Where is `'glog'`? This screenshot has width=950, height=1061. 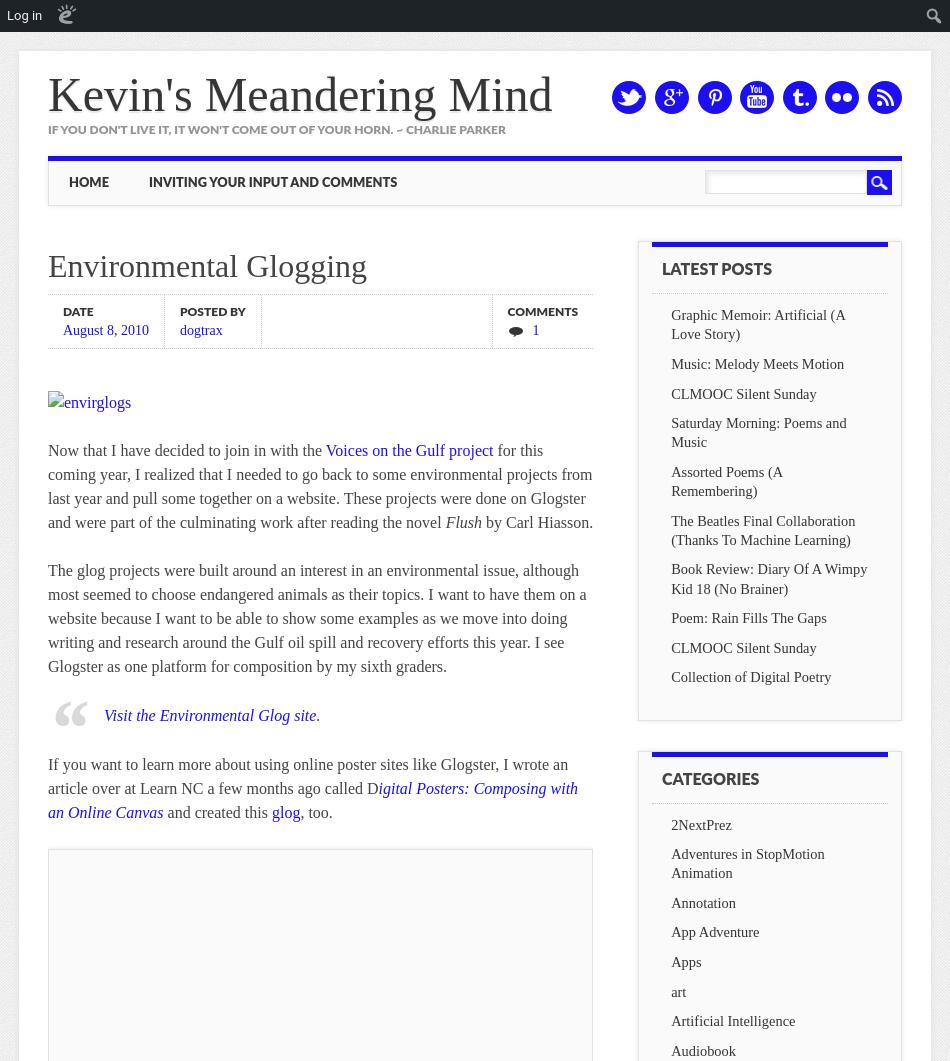
'glog' is located at coordinates (284, 811).